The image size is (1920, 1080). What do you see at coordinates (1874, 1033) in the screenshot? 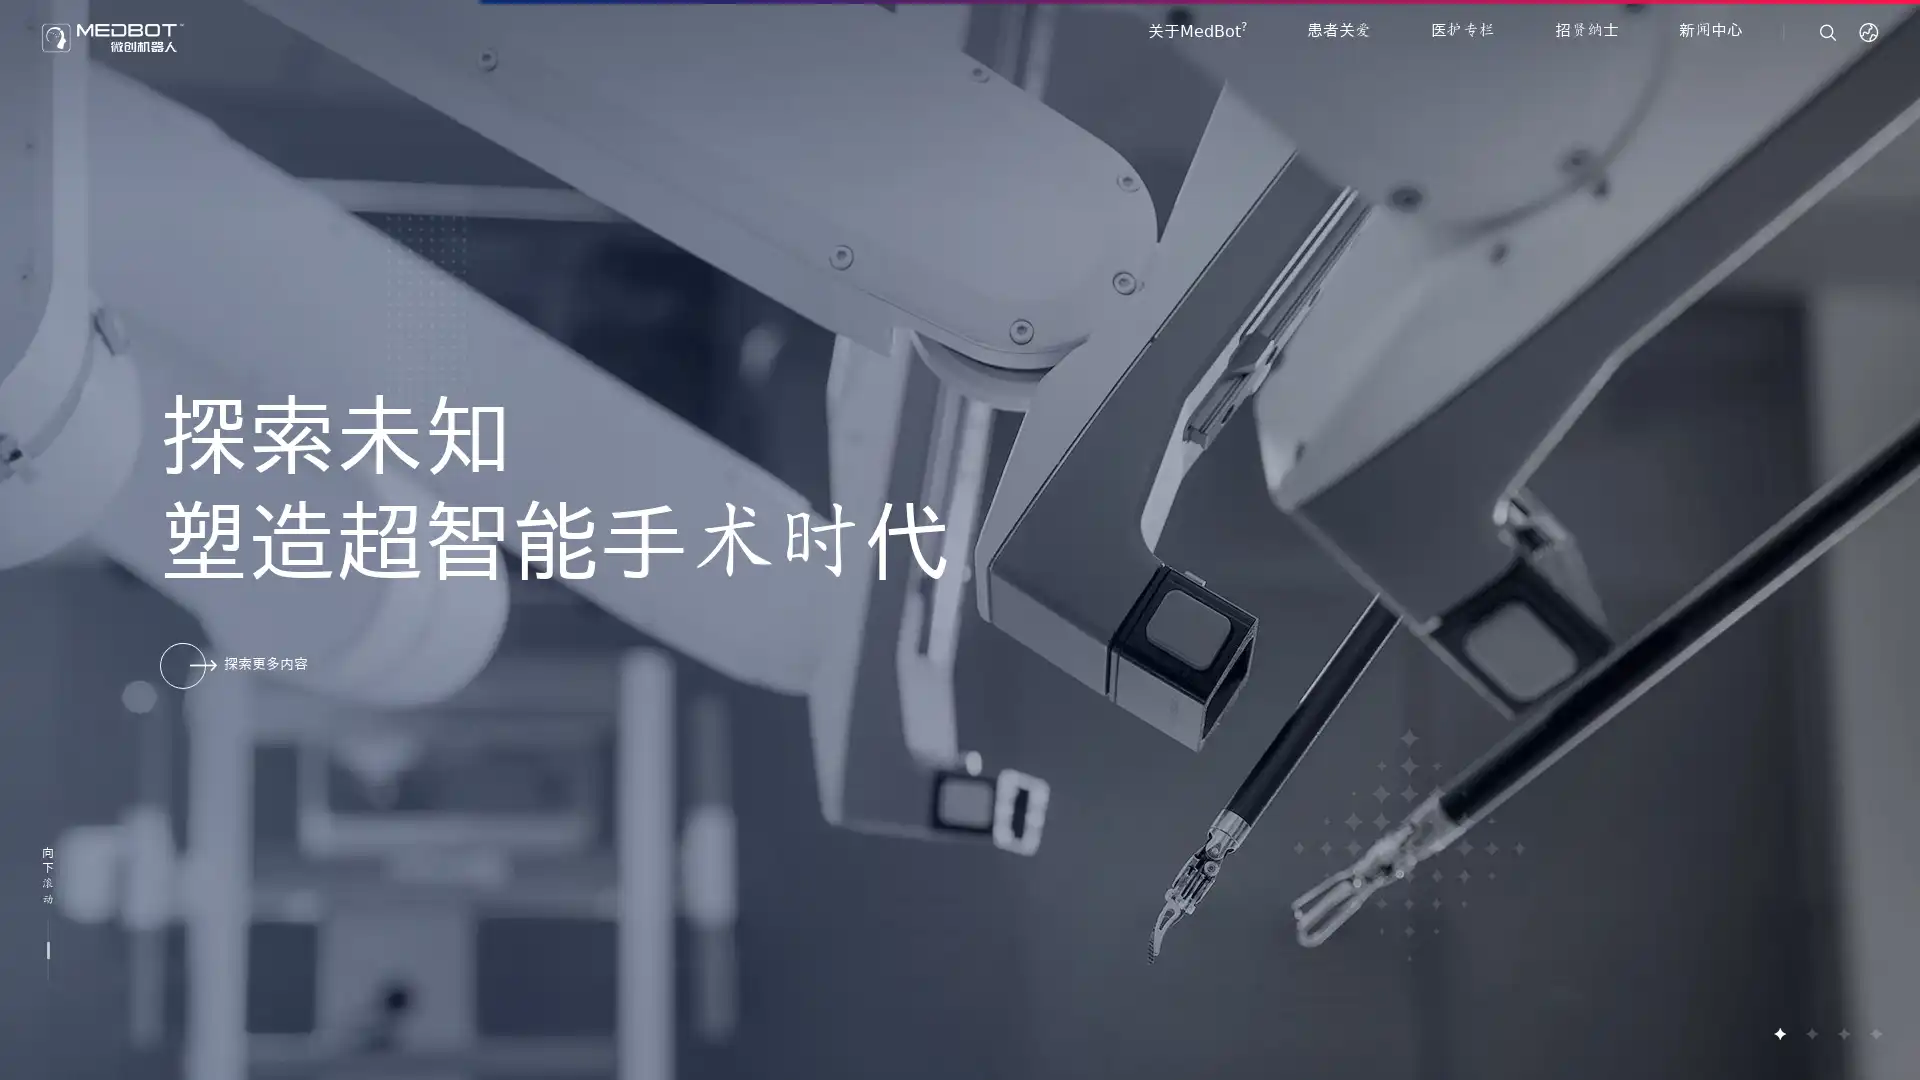
I see `Go to slide 4` at bounding box center [1874, 1033].